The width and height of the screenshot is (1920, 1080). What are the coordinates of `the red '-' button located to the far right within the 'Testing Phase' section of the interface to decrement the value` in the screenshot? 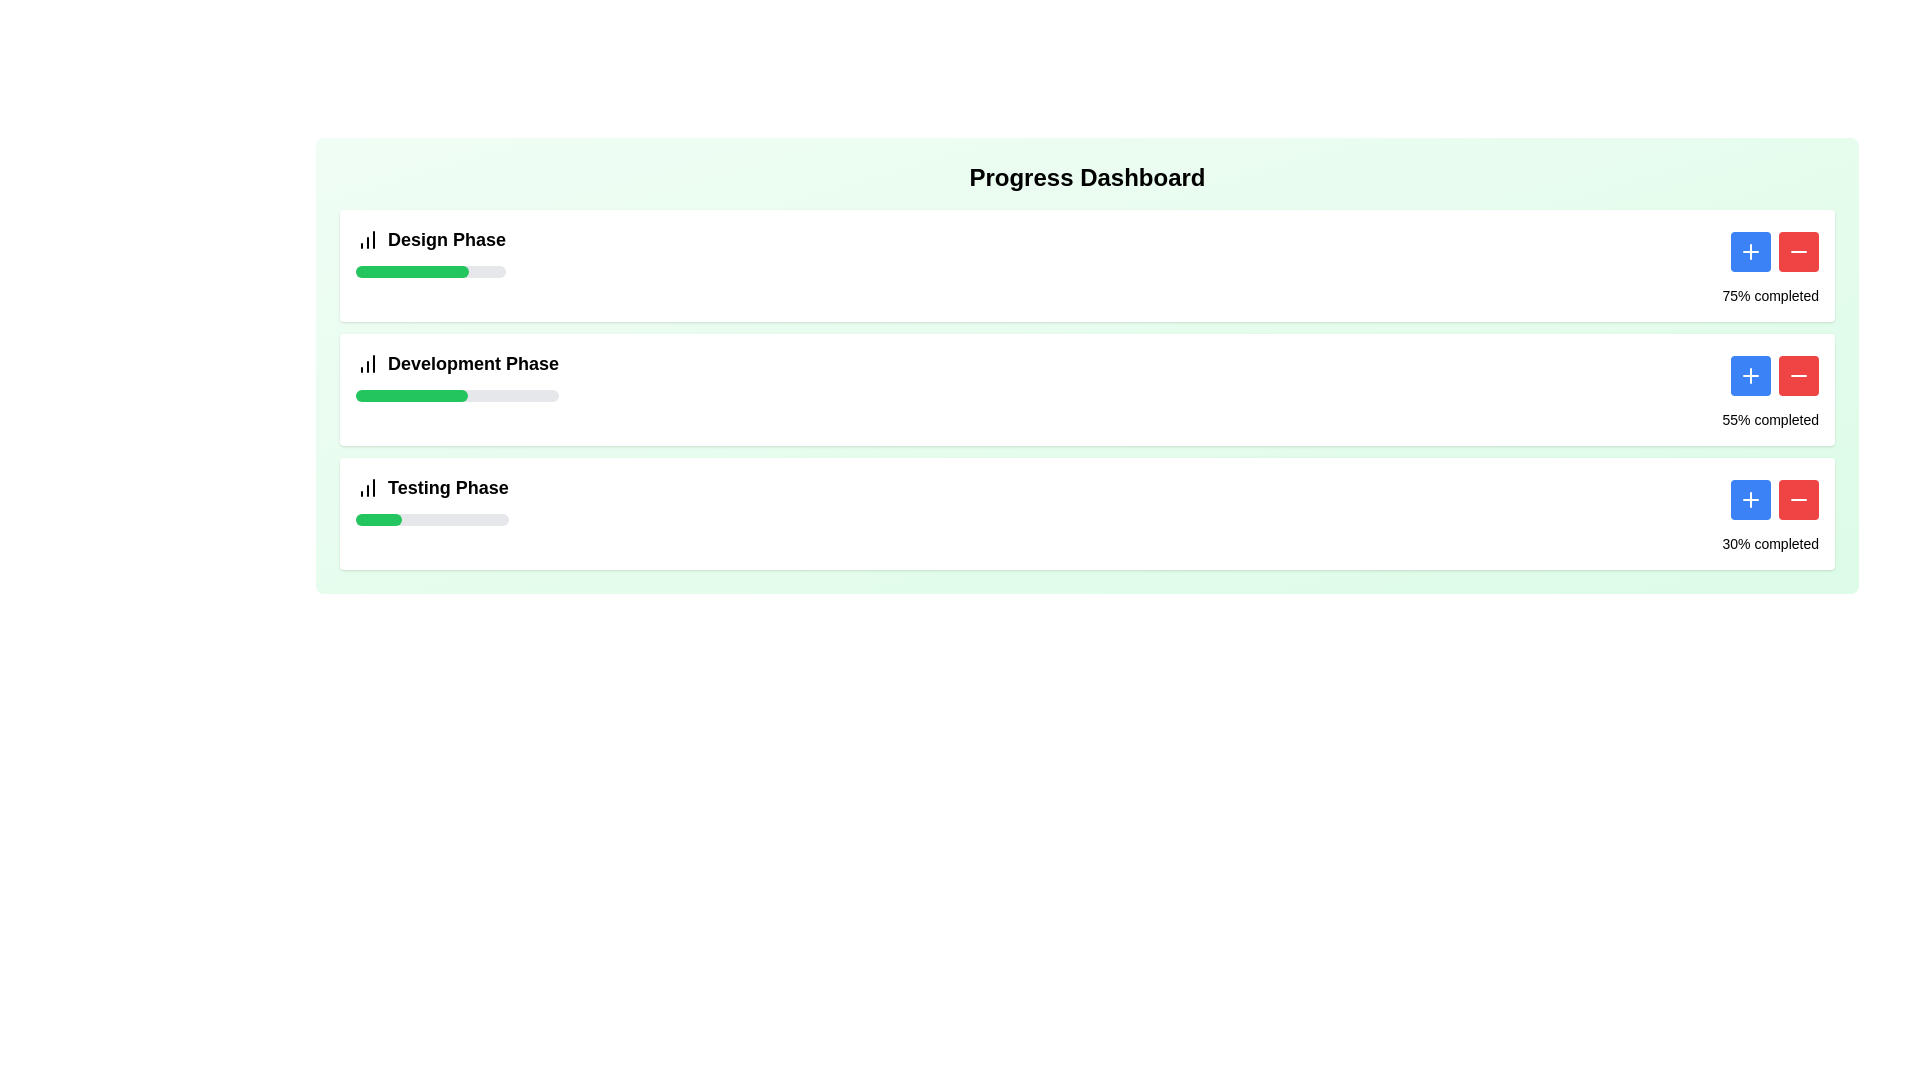 It's located at (1775, 499).